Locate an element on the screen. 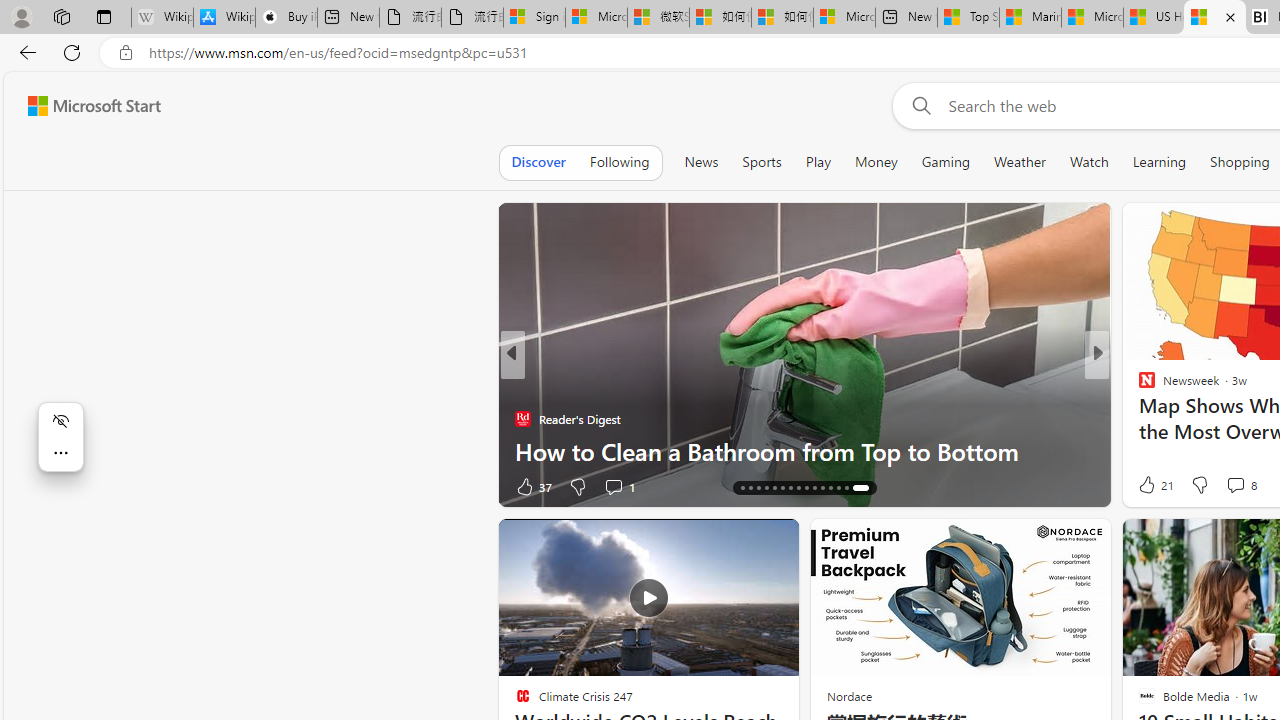  'AutomationID: tab-18' is located at coordinates (768, 488).